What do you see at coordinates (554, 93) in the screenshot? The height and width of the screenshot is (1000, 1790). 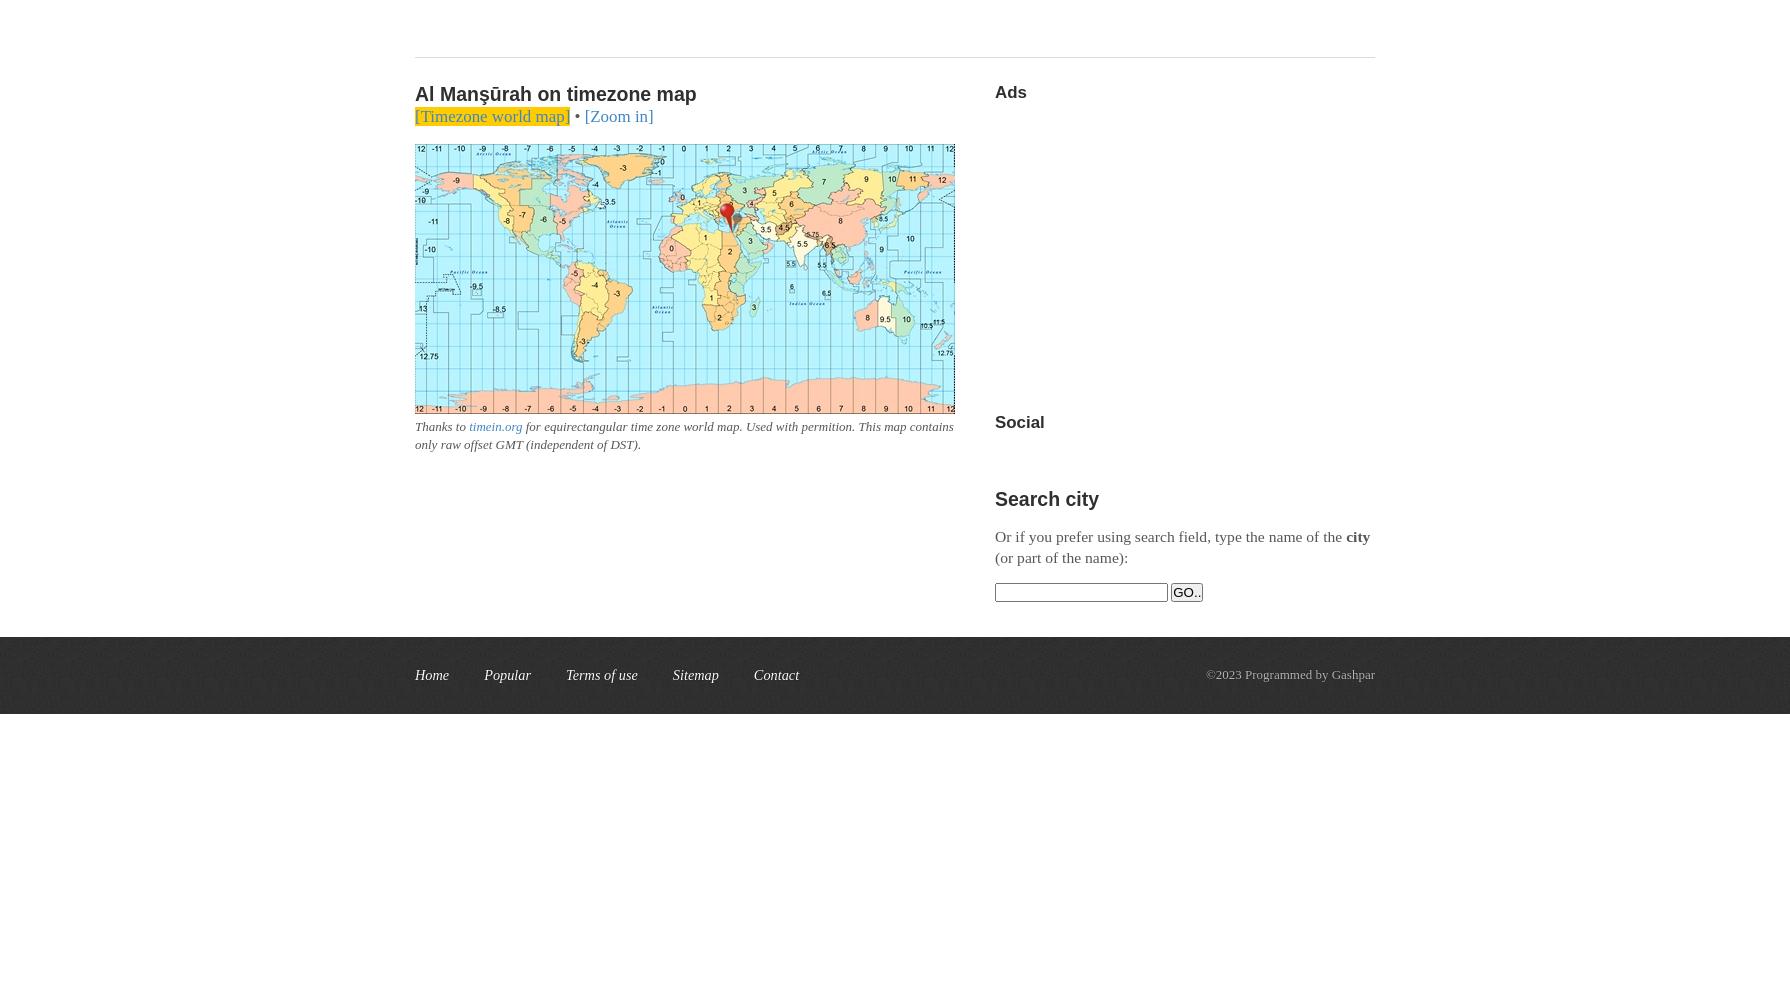 I see `'Al Manşūrah on timezone map'` at bounding box center [554, 93].